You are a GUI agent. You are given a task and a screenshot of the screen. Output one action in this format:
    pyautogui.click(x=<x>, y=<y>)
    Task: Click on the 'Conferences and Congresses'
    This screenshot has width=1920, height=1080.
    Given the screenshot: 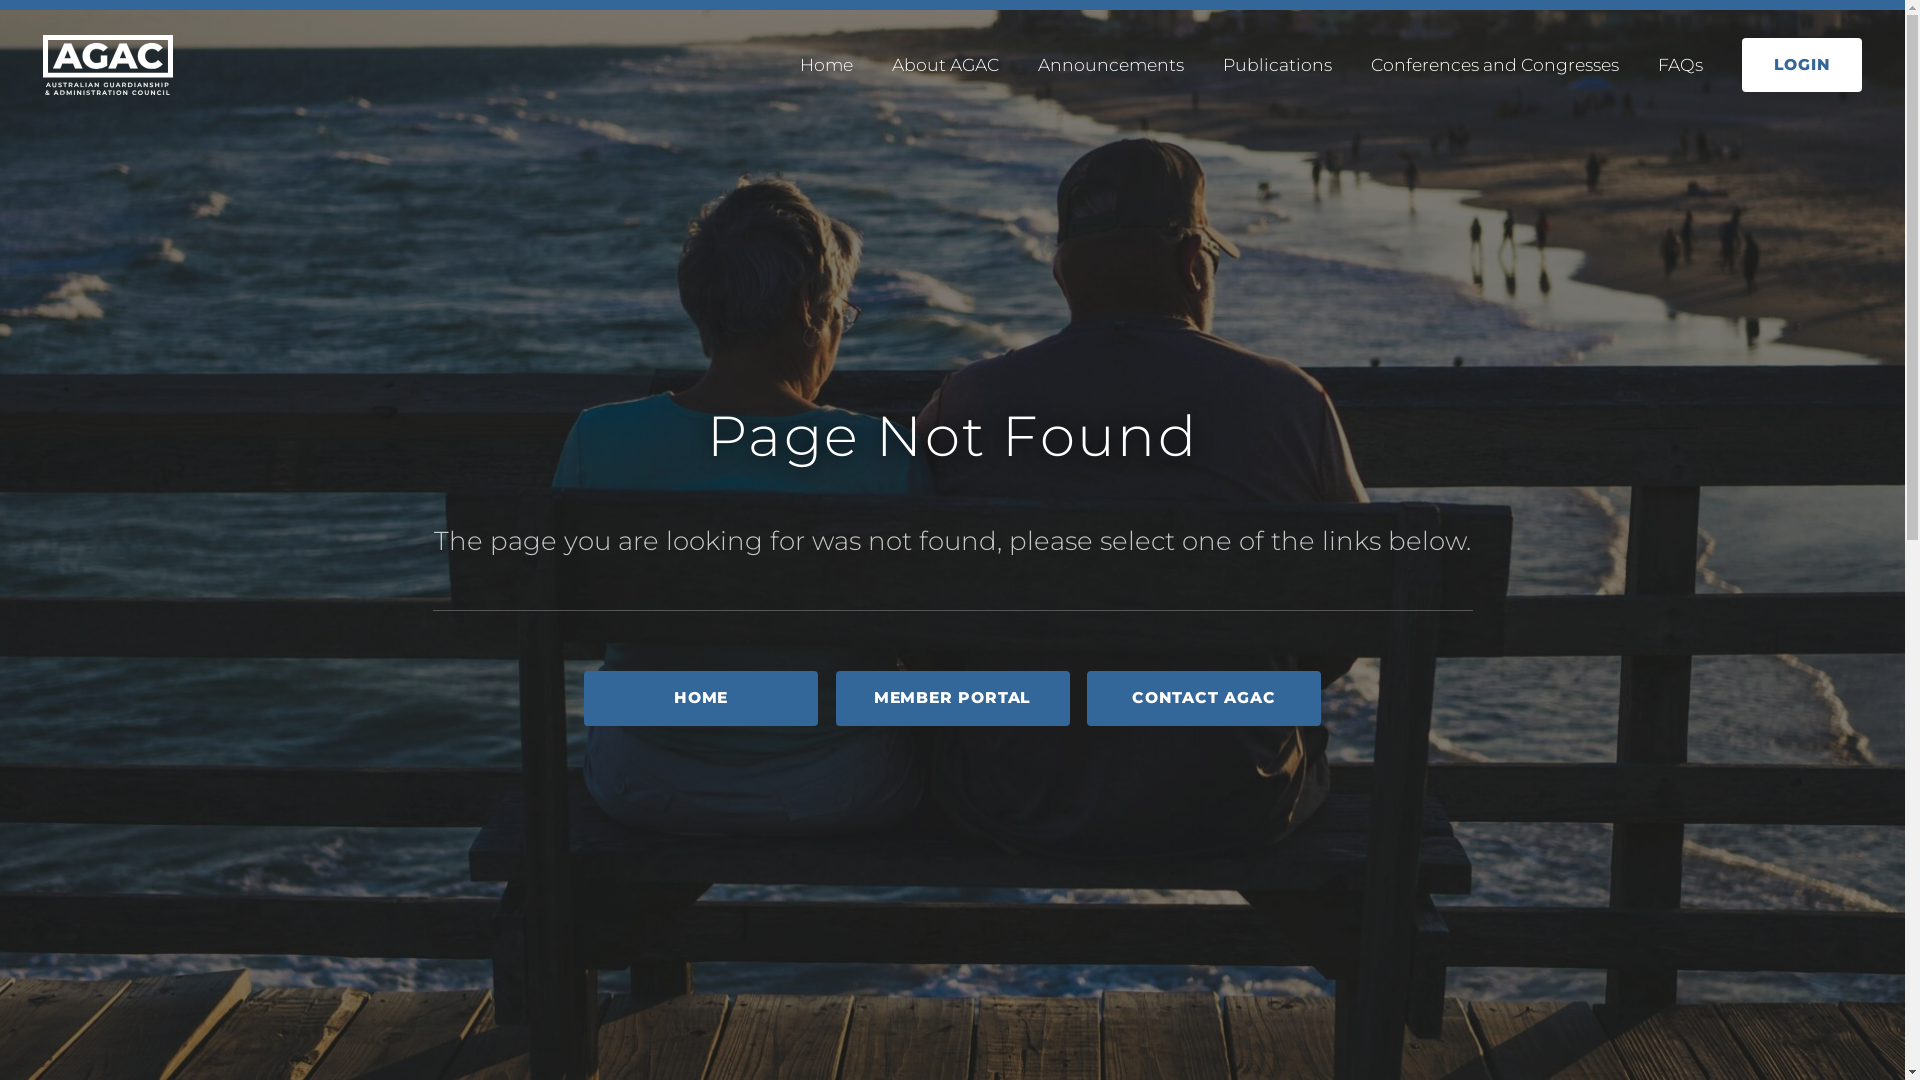 What is the action you would take?
    pyautogui.click(x=1370, y=63)
    